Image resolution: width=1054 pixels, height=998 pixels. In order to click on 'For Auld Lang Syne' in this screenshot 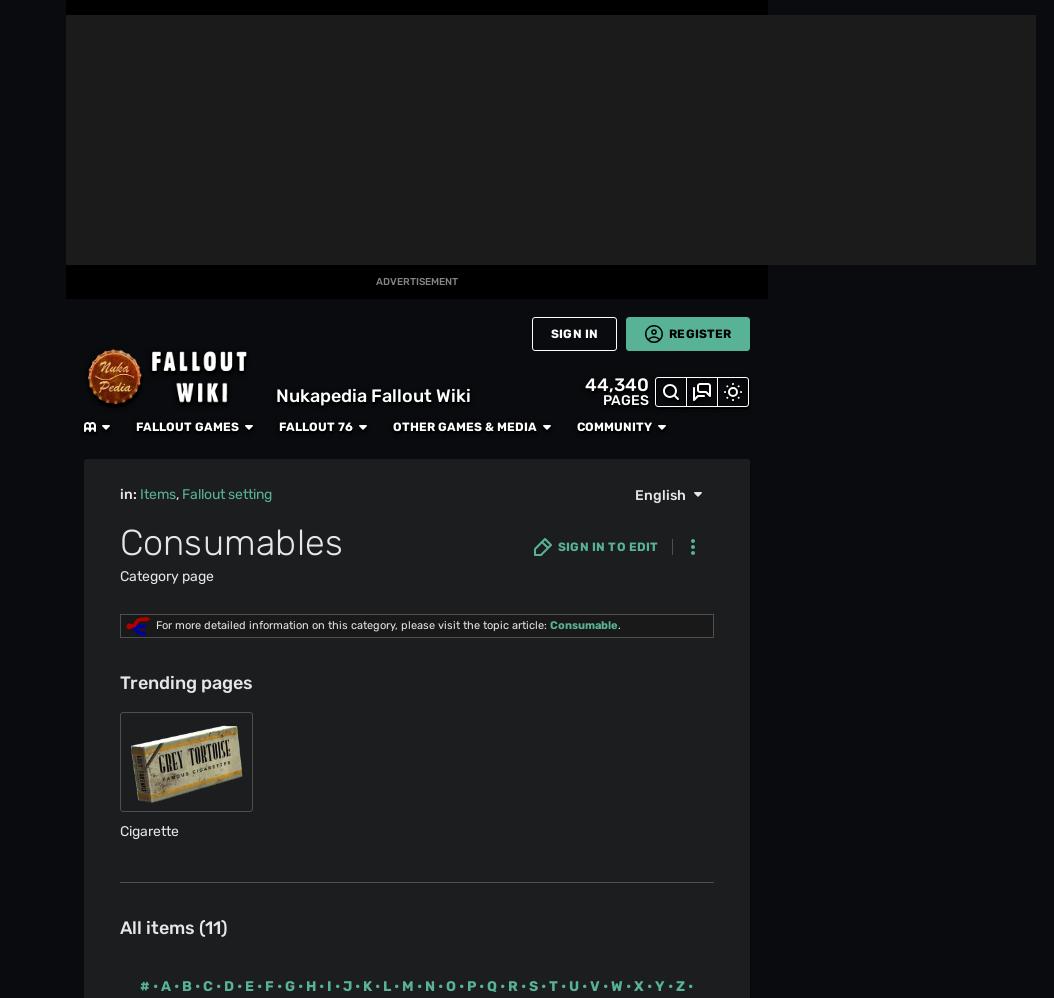, I will do `click(556, 180)`.